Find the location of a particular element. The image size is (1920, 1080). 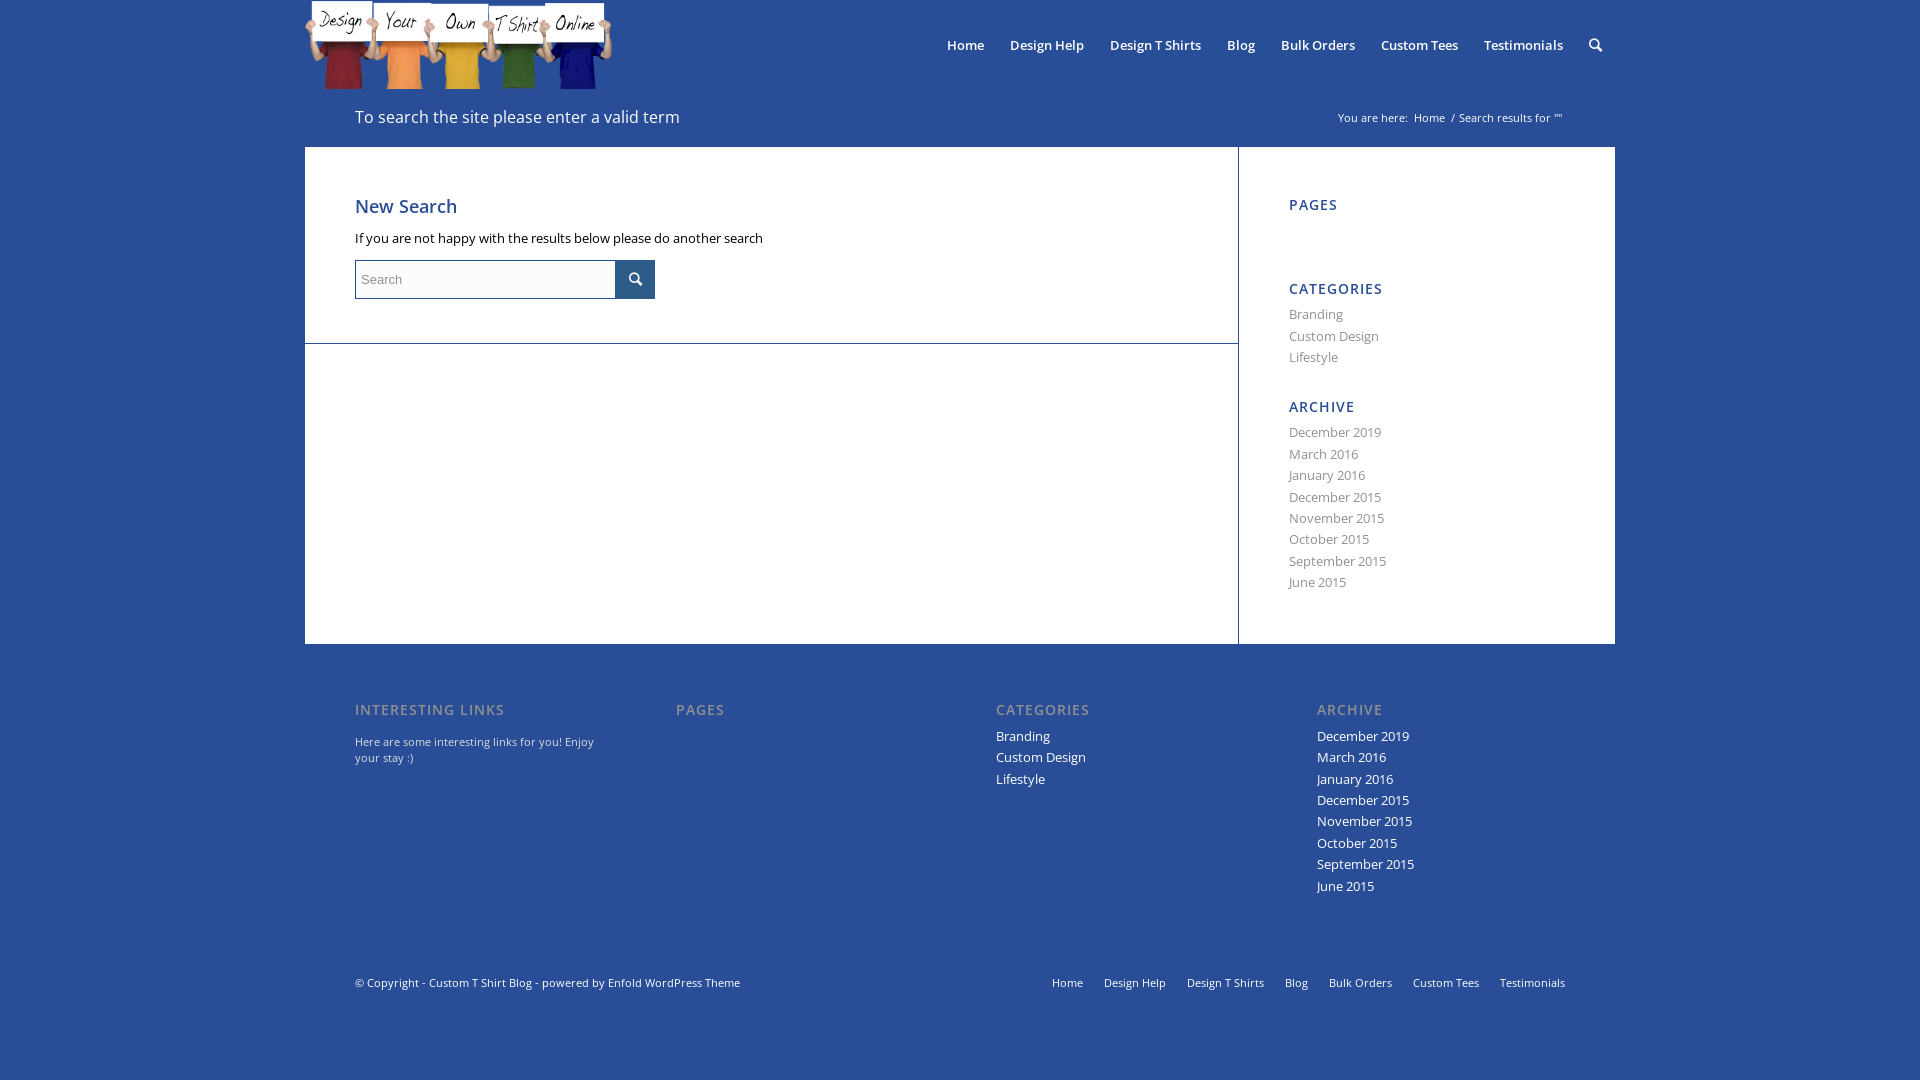

'Custom Tees' is located at coordinates (1445, 981).